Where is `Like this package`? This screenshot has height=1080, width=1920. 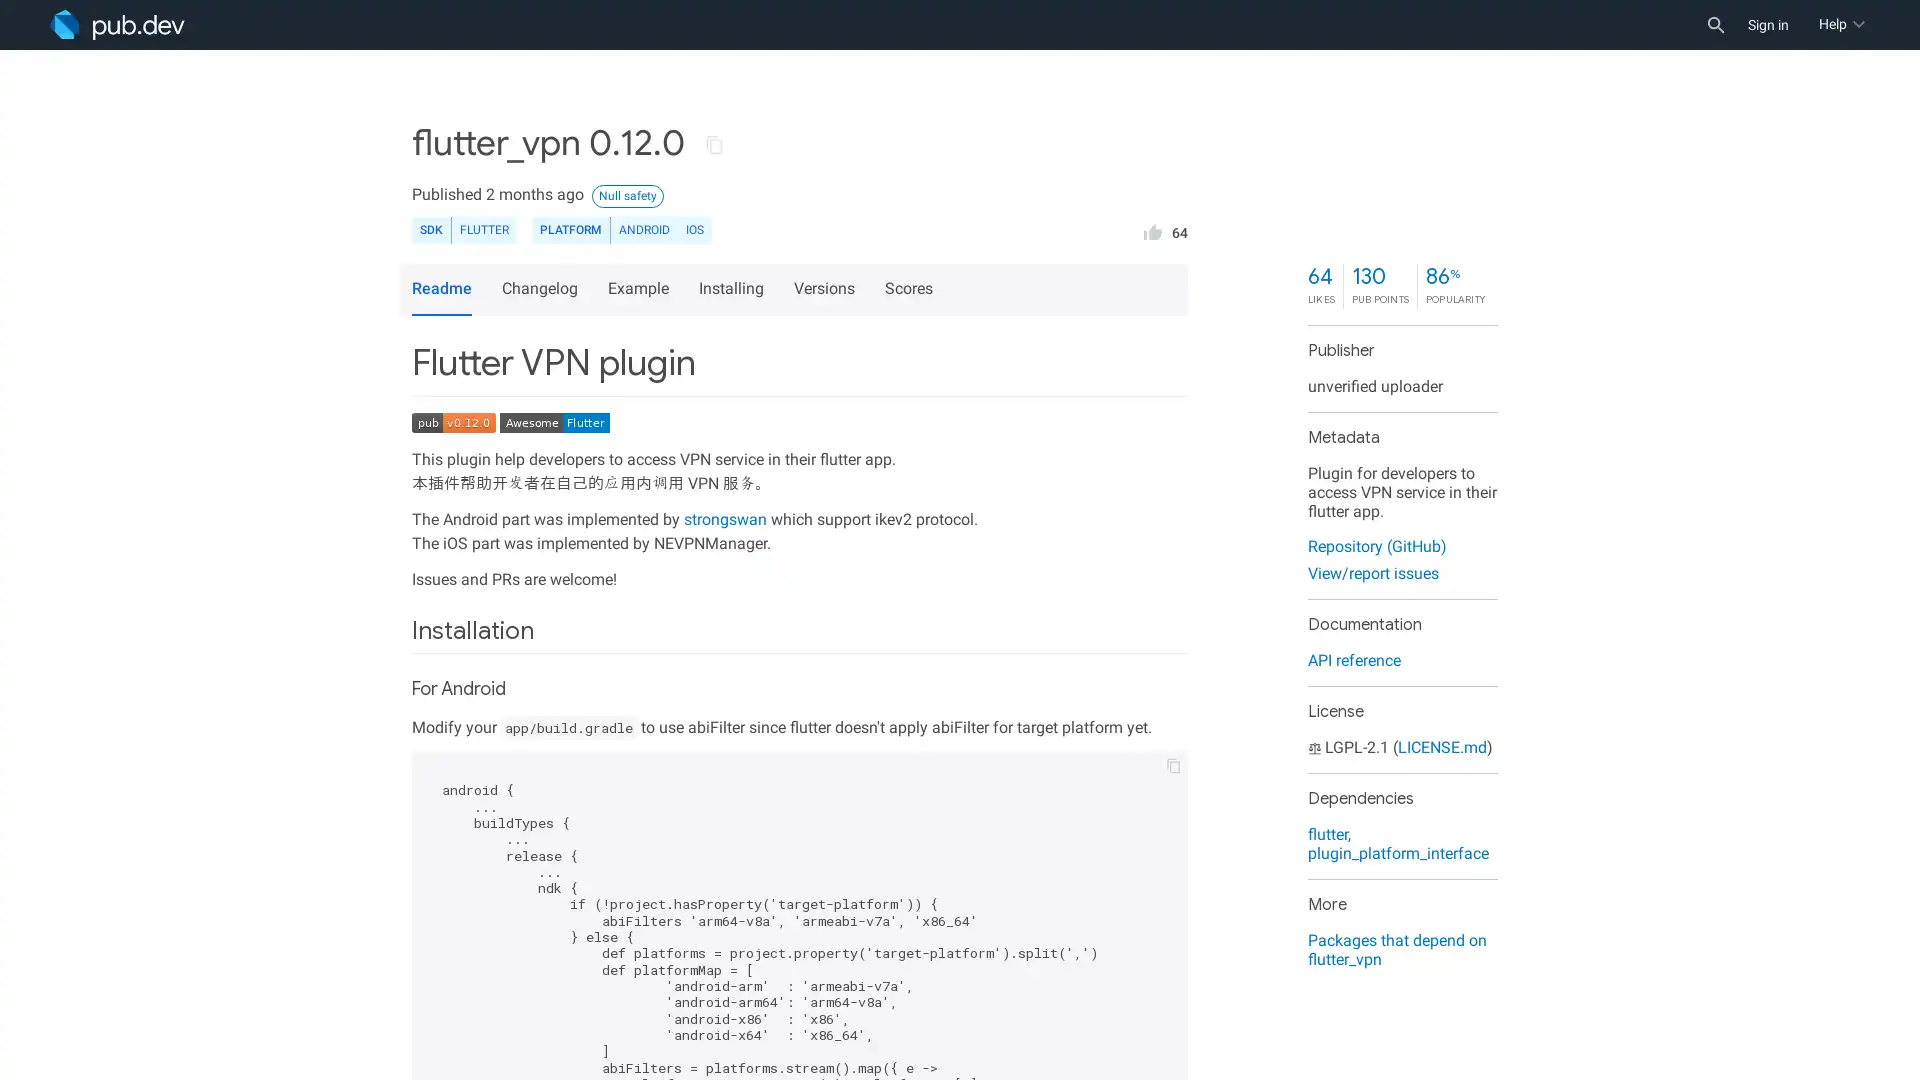
Like this package is located at coordinates (1152, 229).